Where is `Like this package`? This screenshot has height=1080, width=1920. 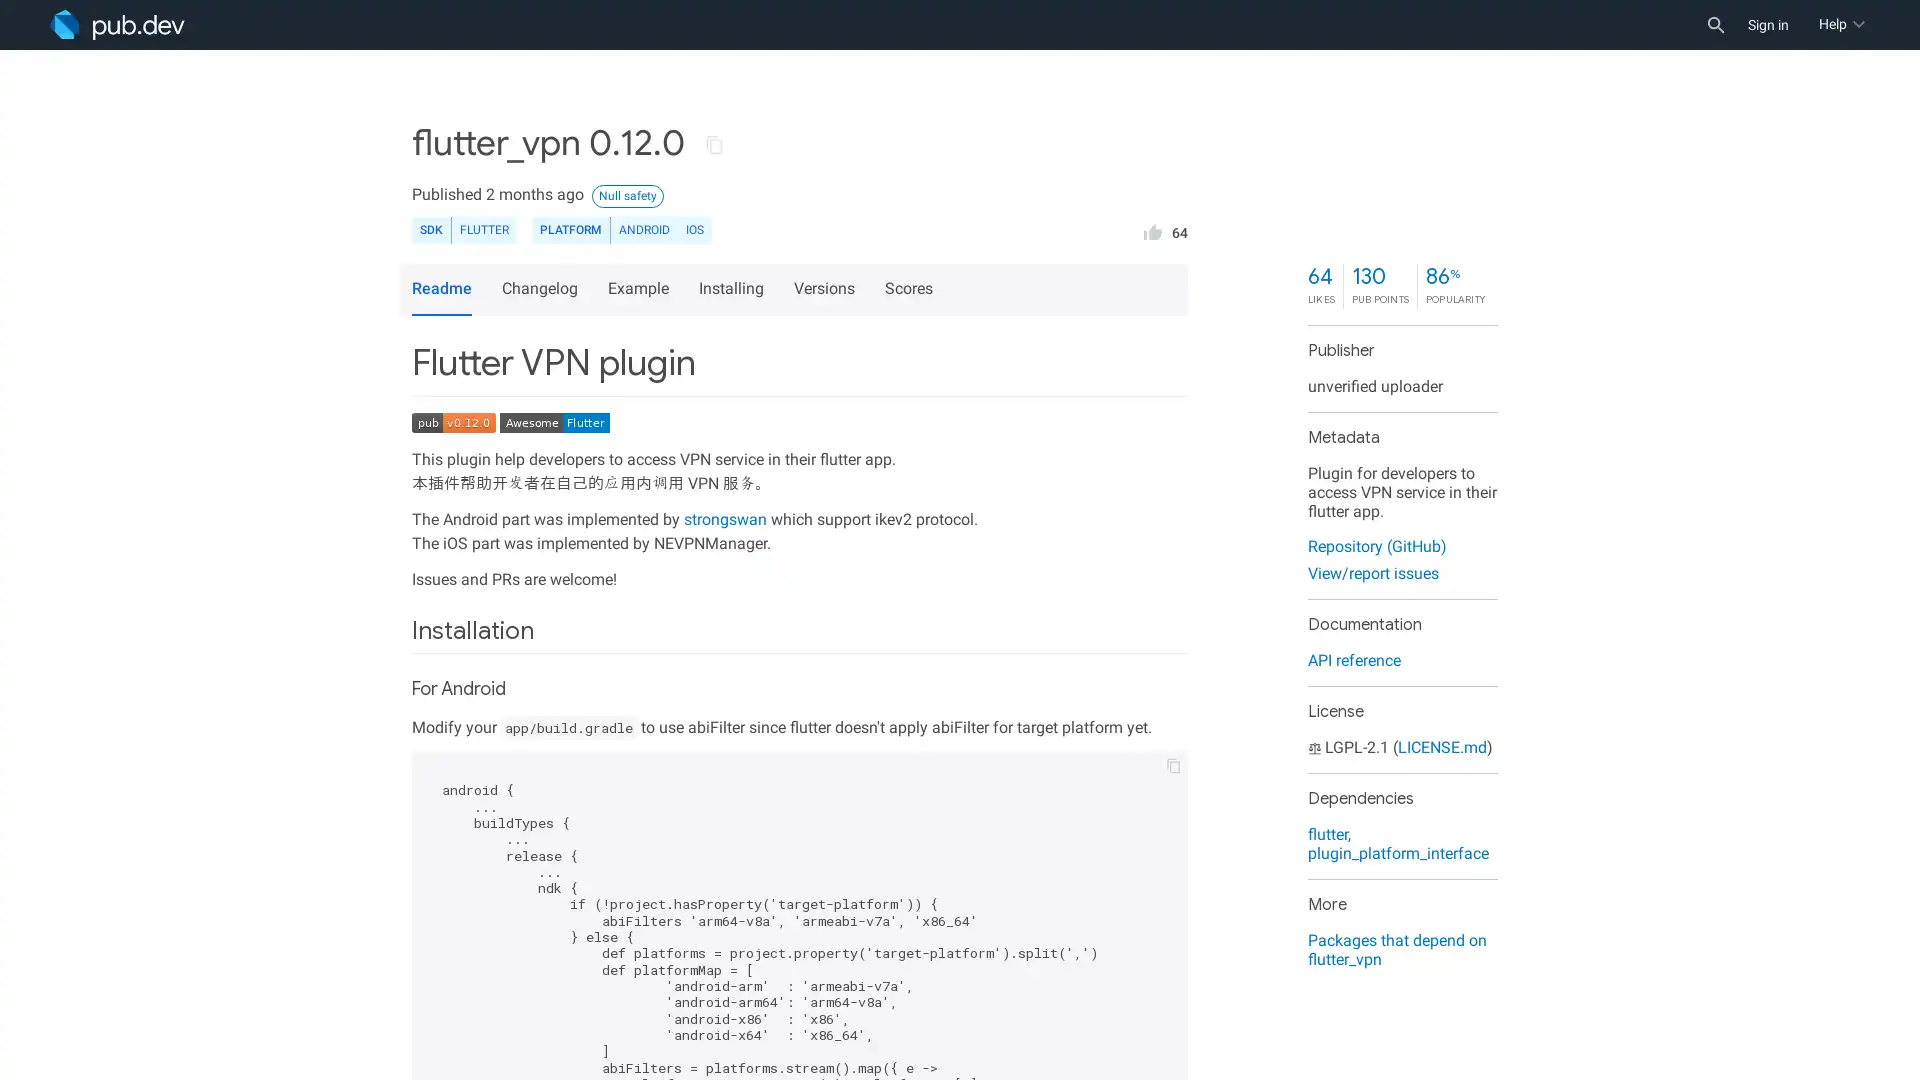
Like this package is located at coordinates (1152, 229).